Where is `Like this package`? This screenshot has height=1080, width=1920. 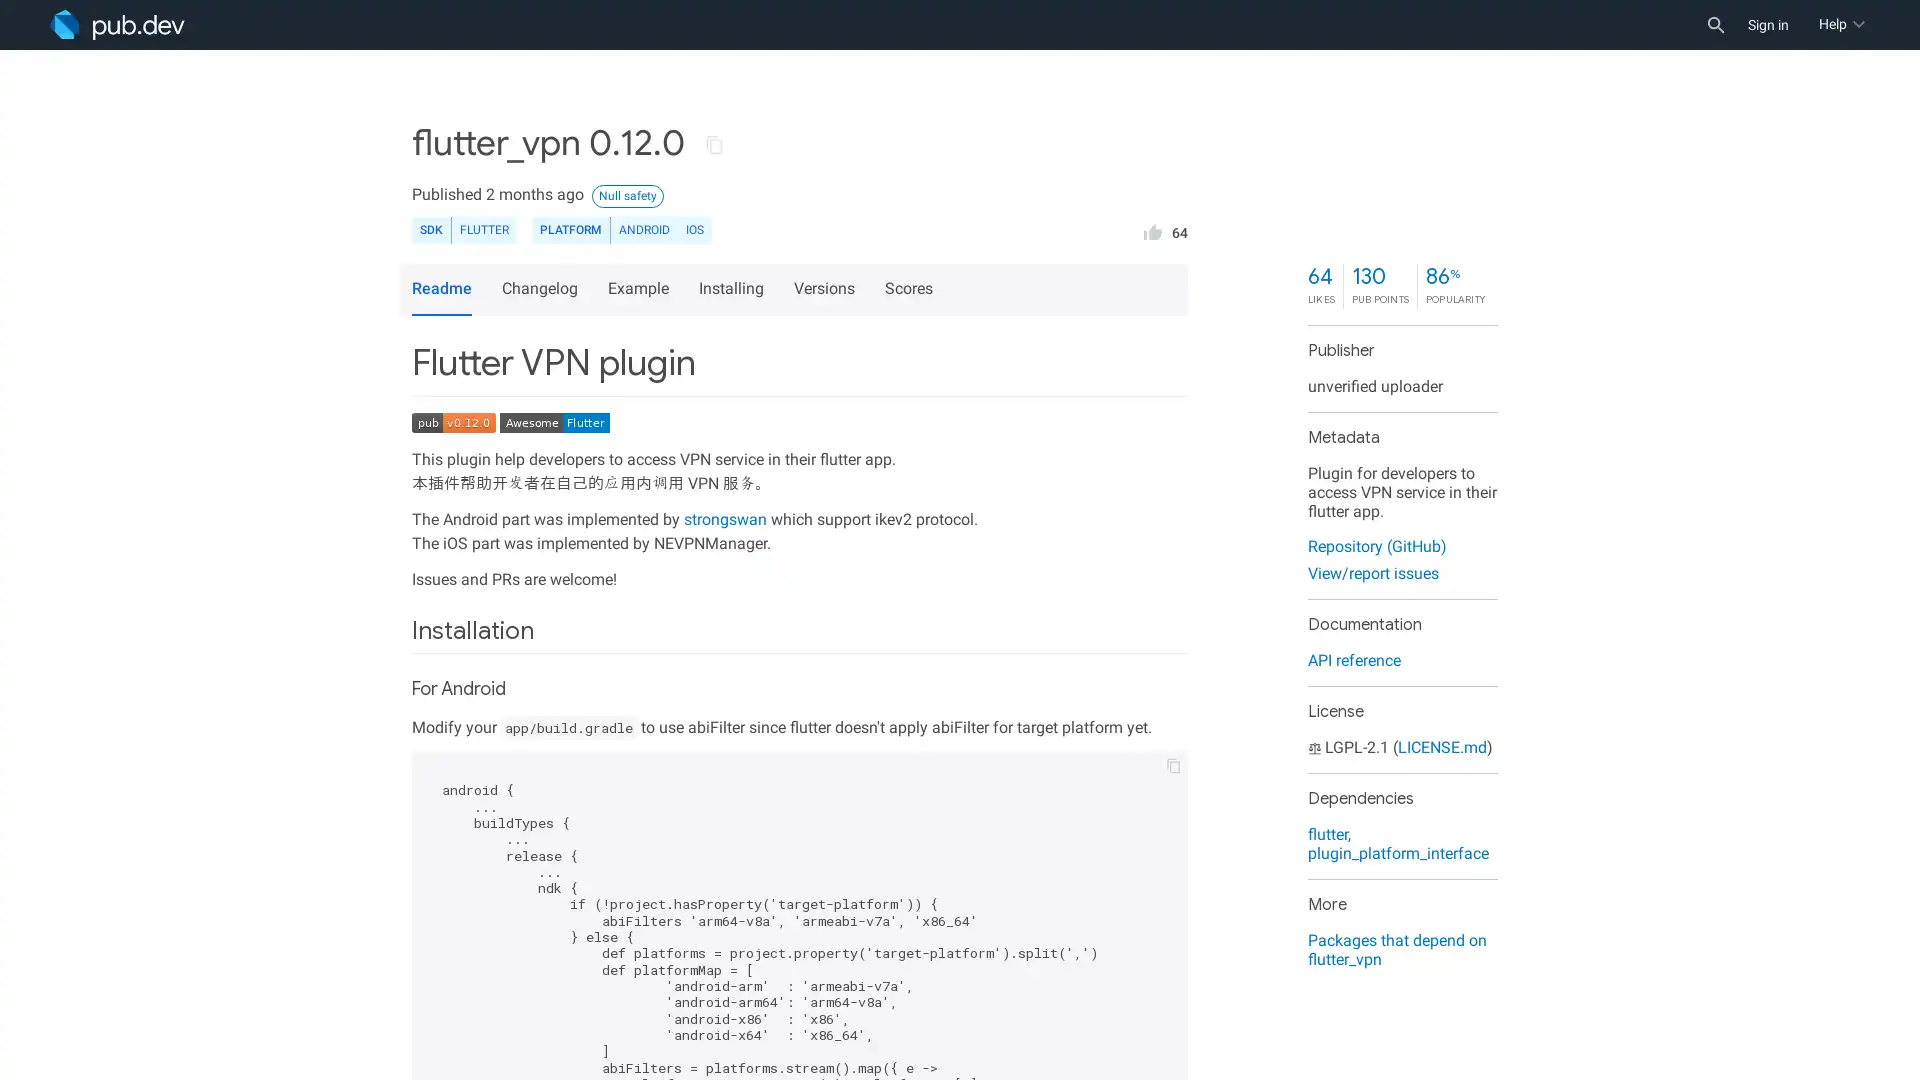
Like this package is located at coordinates (1152, 229).